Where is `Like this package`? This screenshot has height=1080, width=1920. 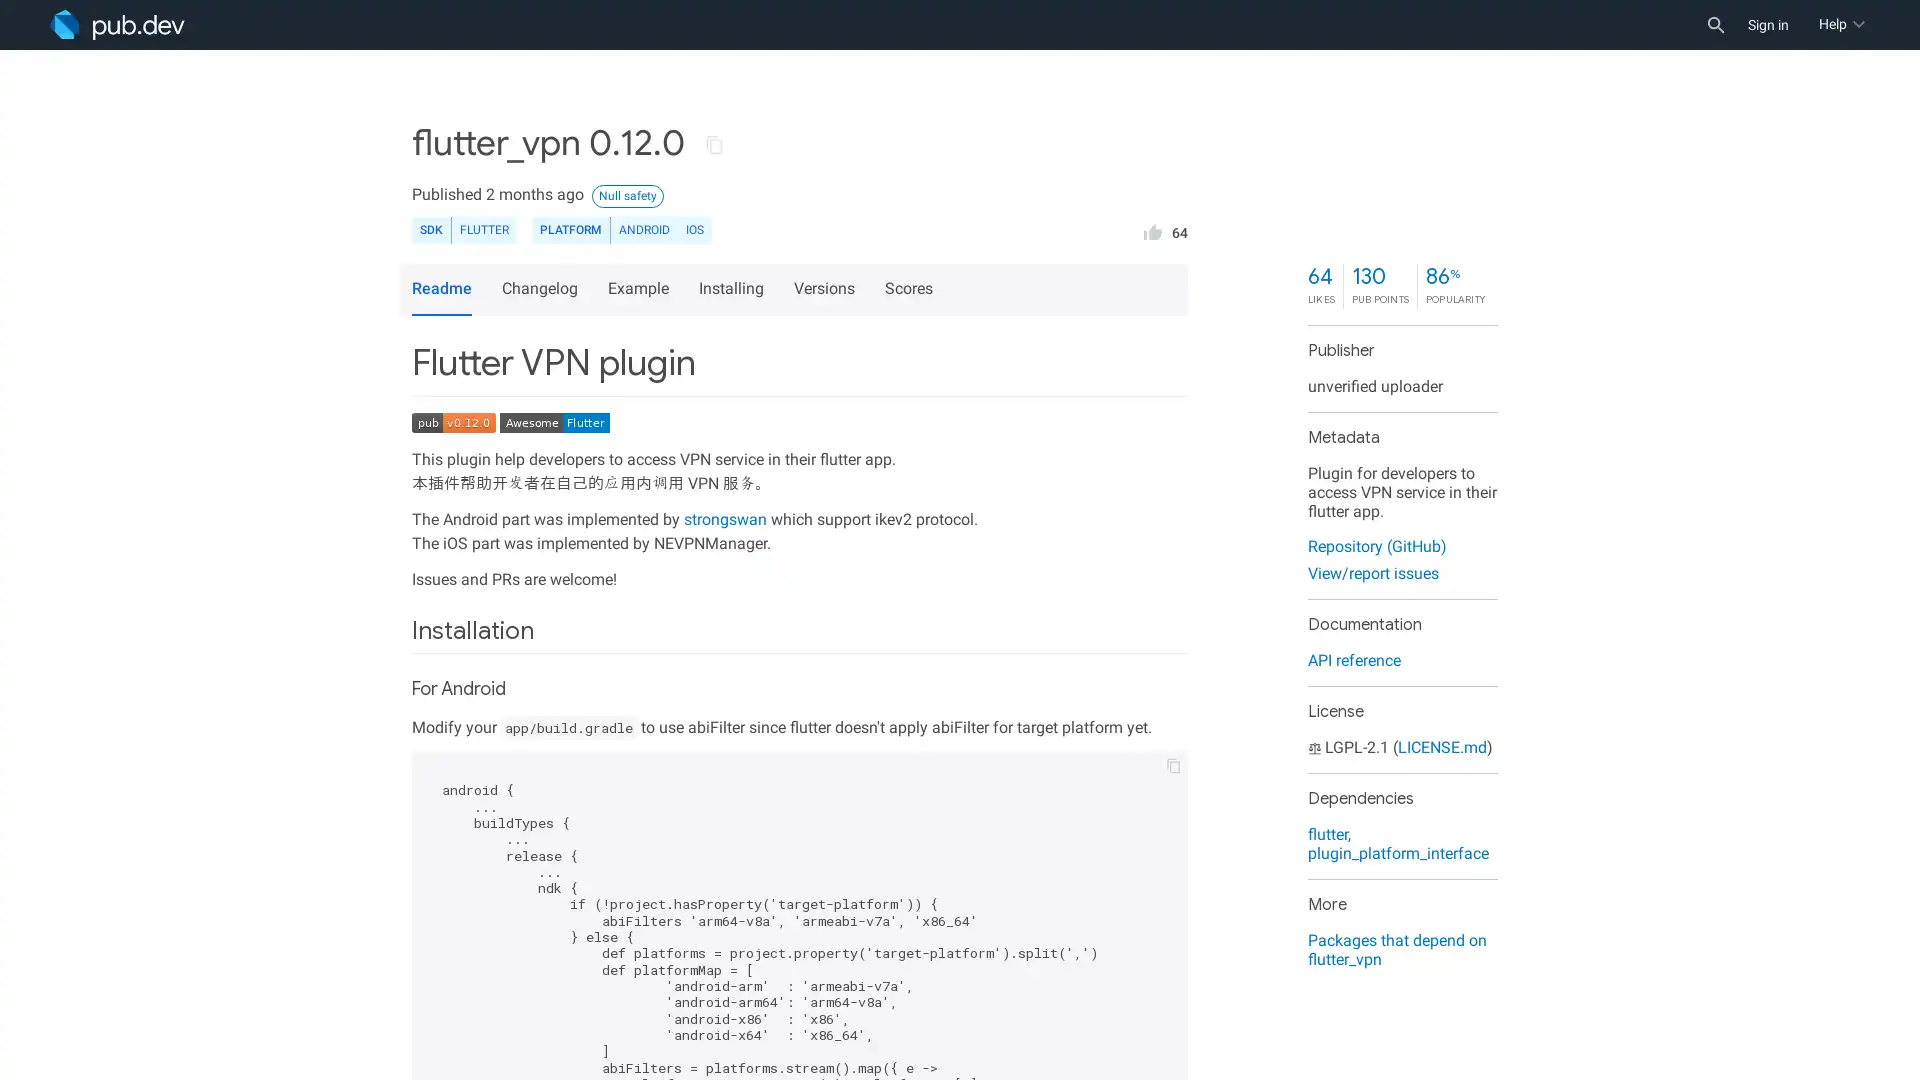
Like this package is located at coordinates (1152, 229).